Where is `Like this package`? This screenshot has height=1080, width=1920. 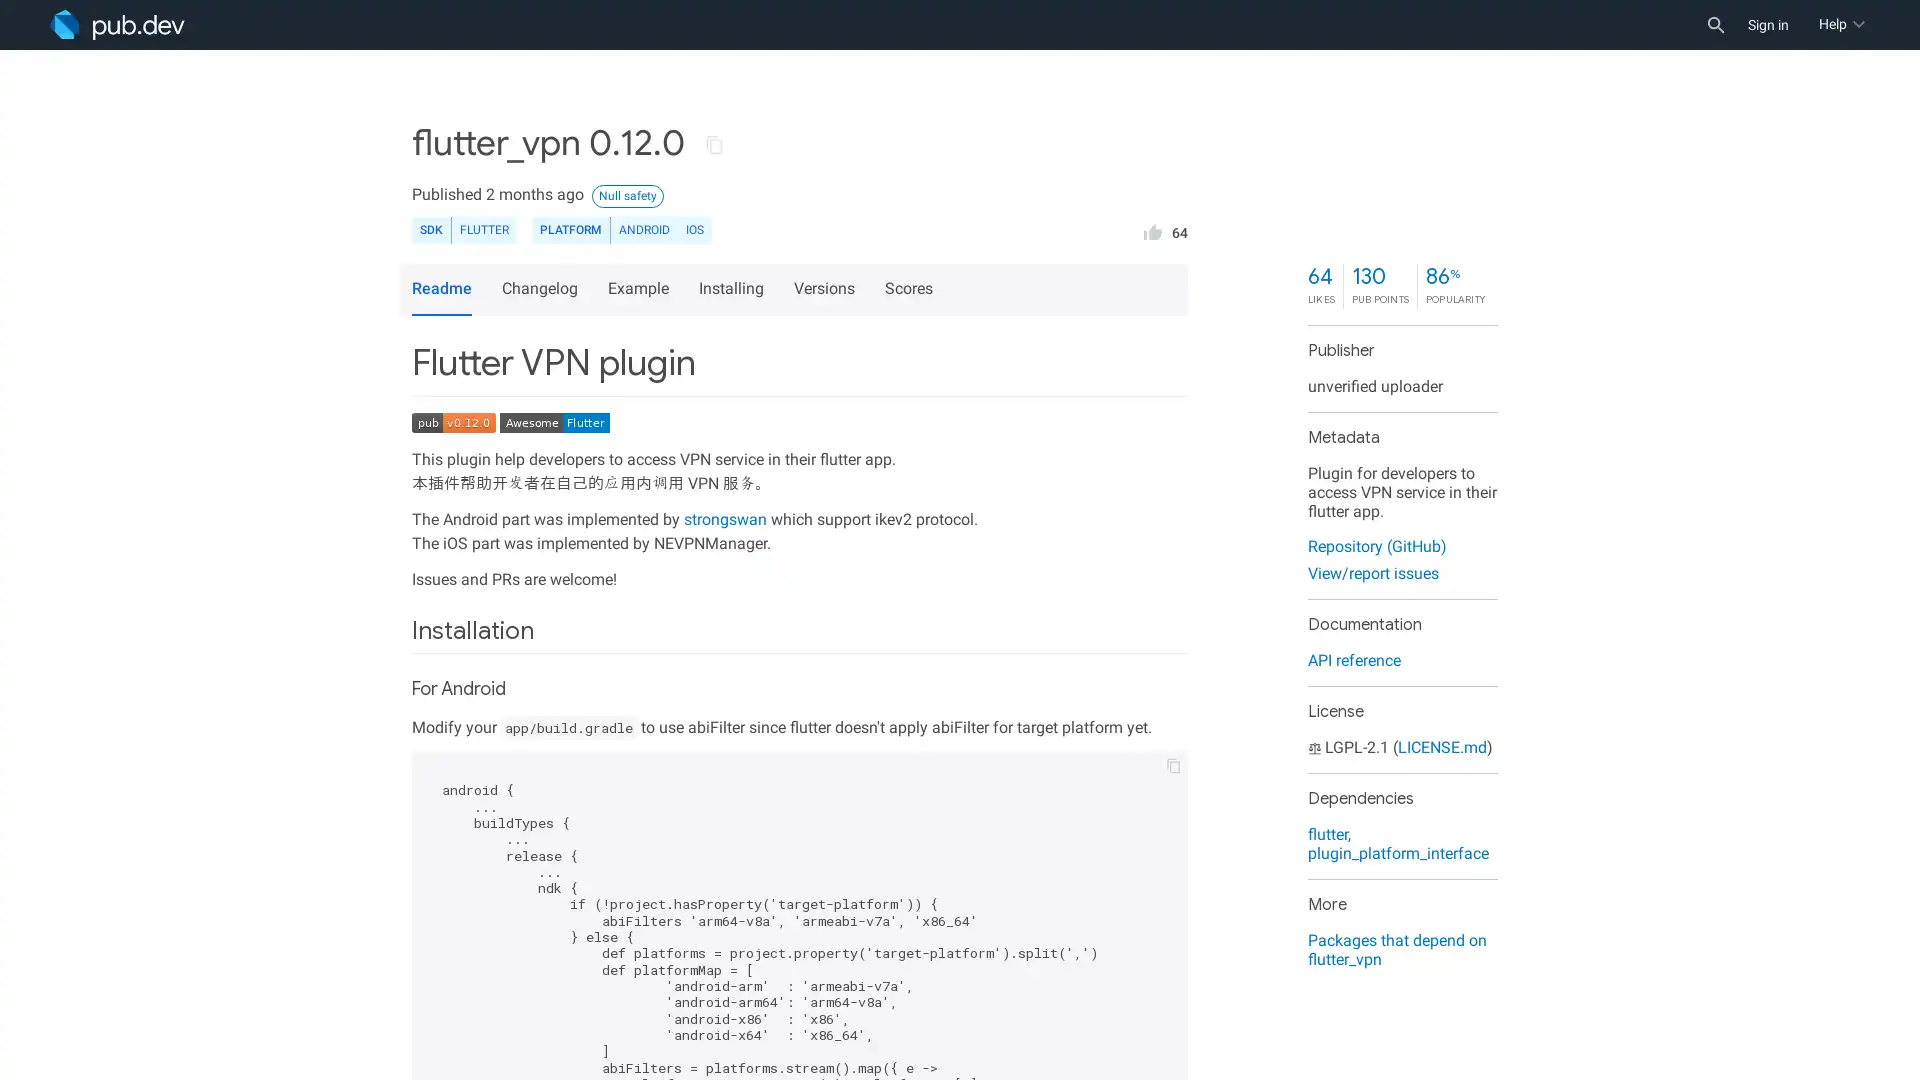
Like this package is located at coordinates (1152, 229).